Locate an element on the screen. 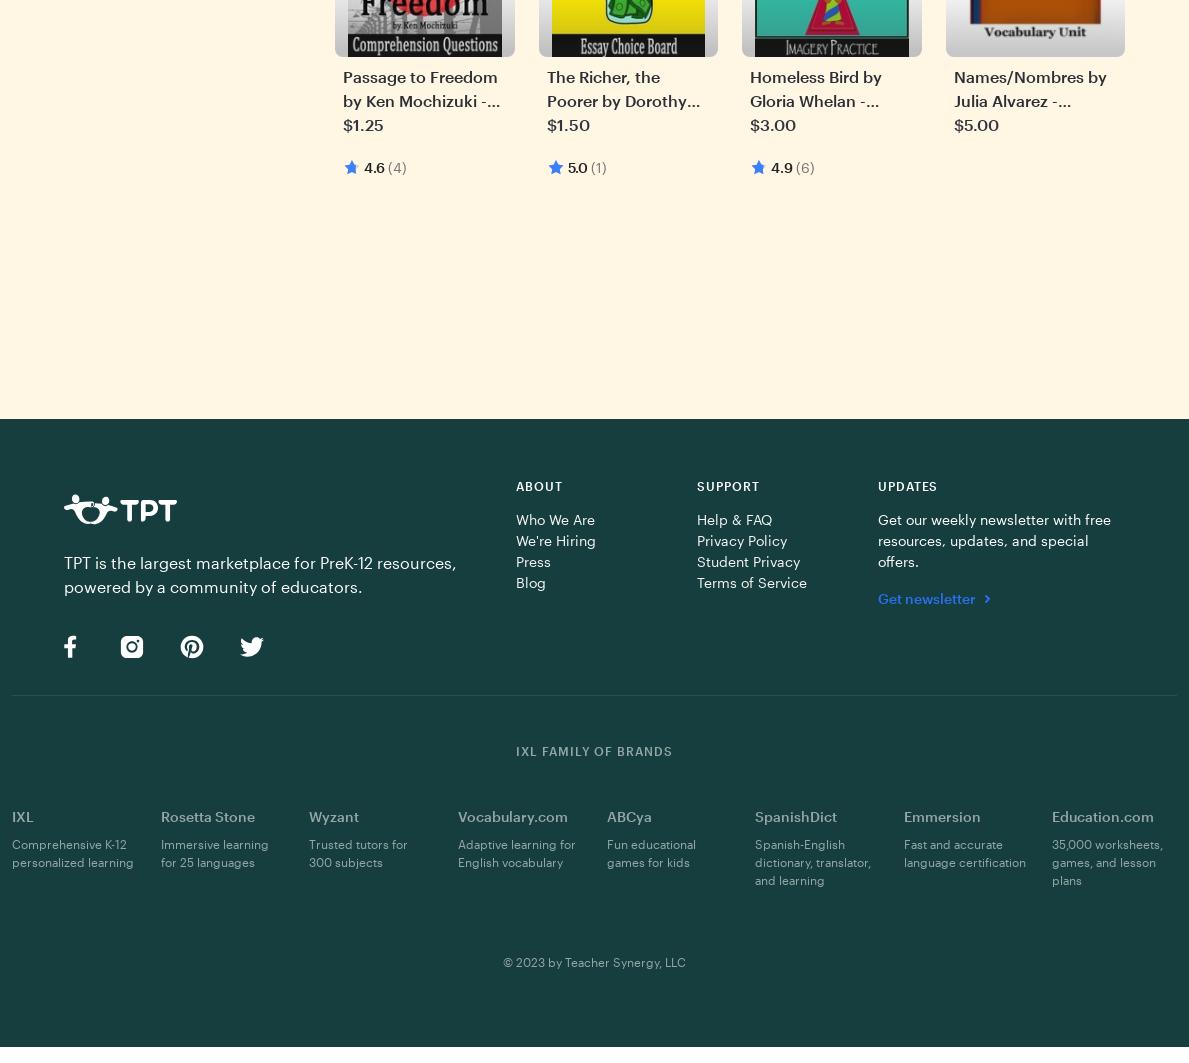  '5.0' is located at coordinates (576, 166).